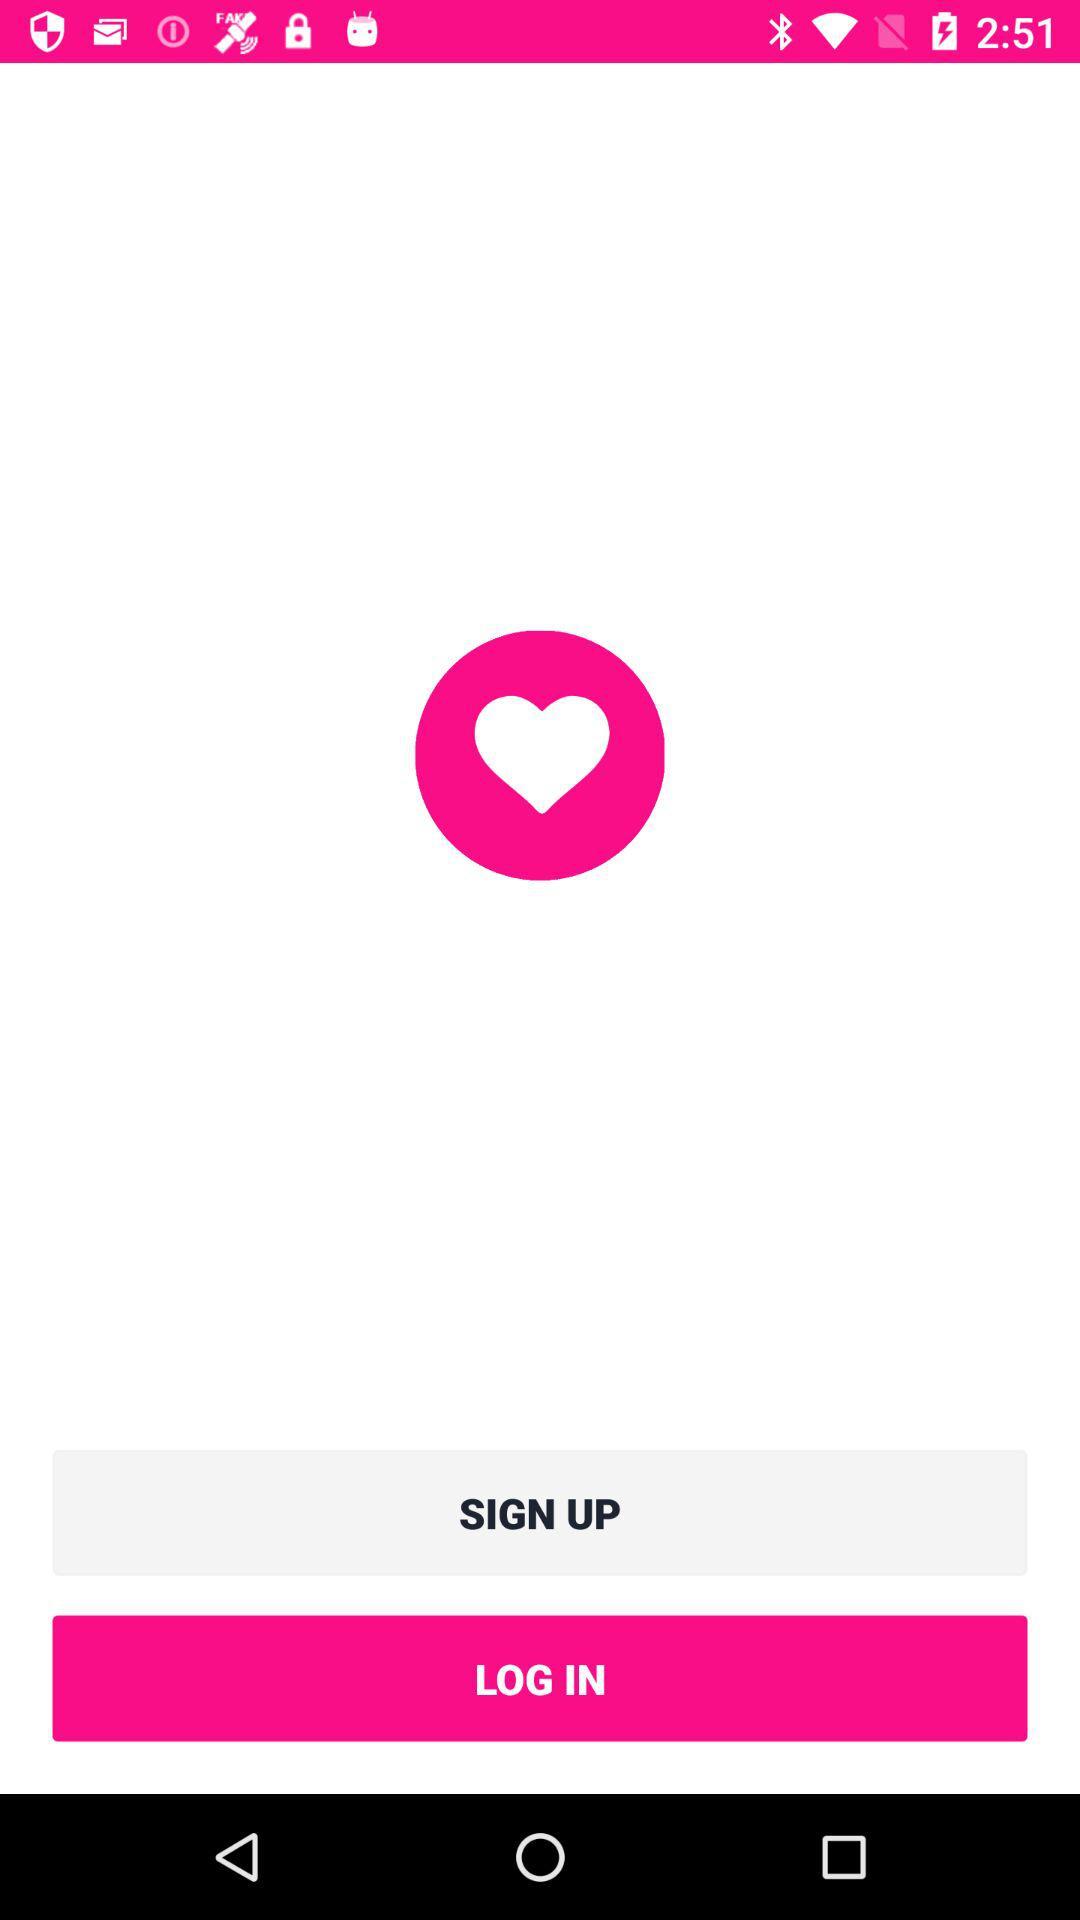 This screenshot has width=1080, height=1920. I want to click on the sign up icon, so click(540, 1512).